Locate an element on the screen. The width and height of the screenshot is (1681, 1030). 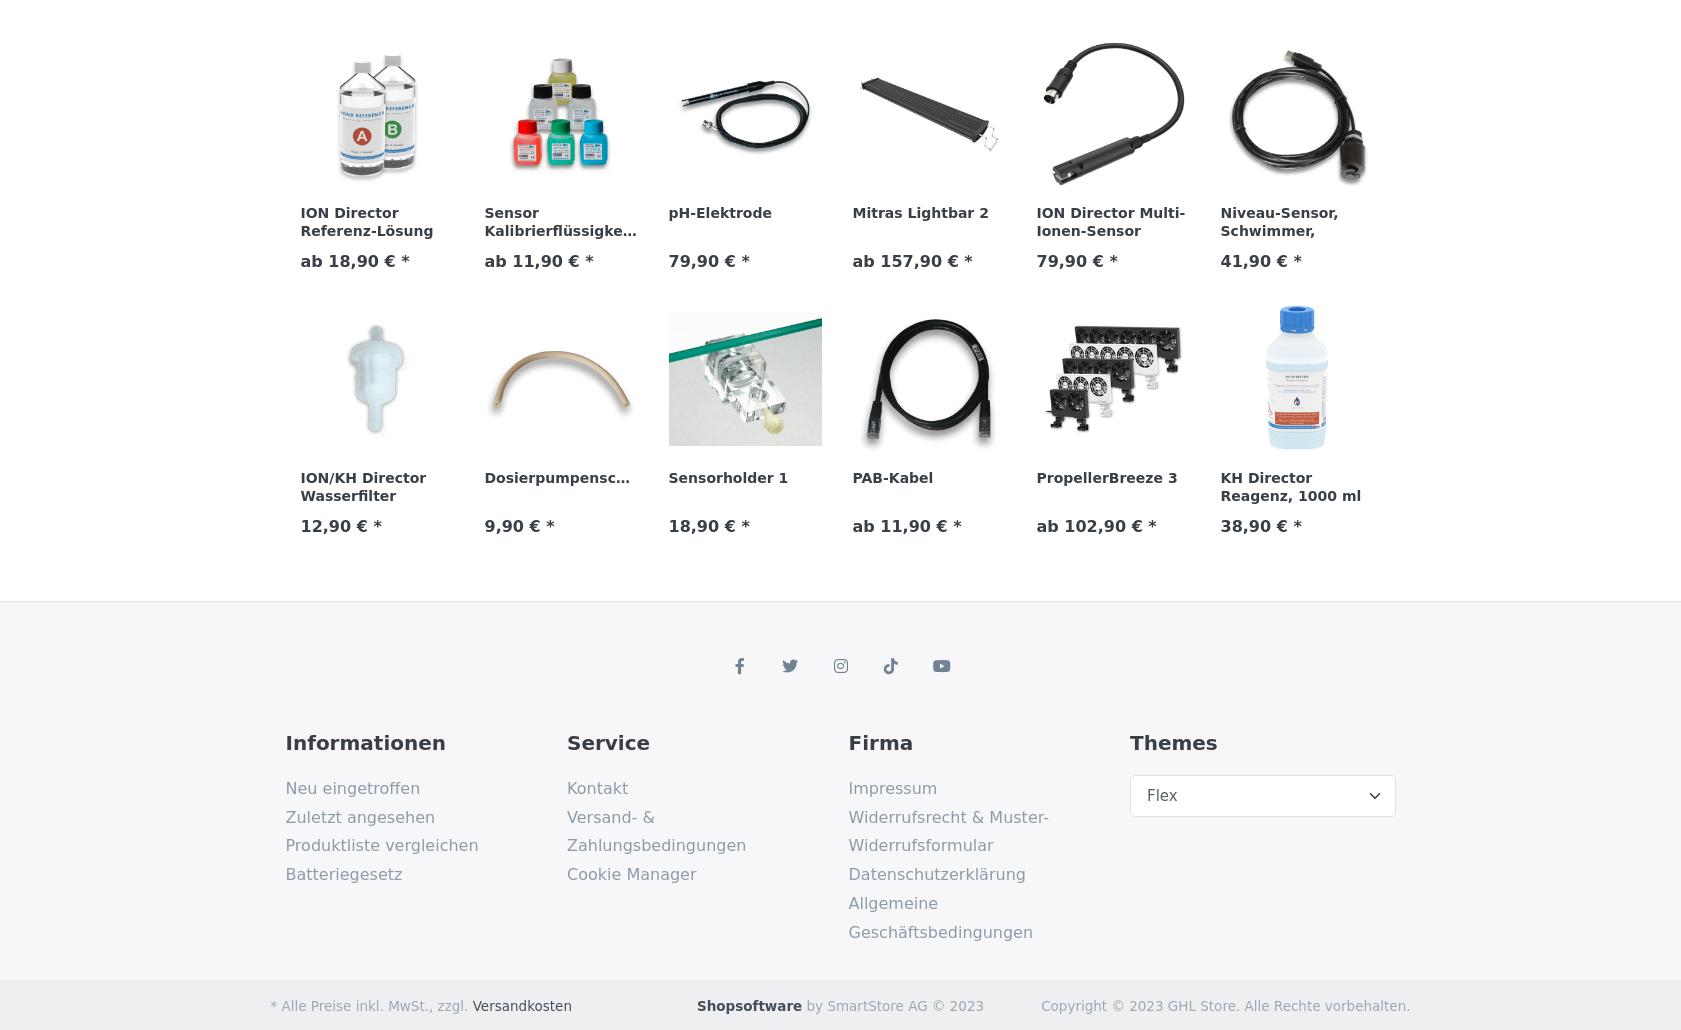
'ION Director Multi-Ionen-Sensor Version 2' is located at coordinates (1110, 230).